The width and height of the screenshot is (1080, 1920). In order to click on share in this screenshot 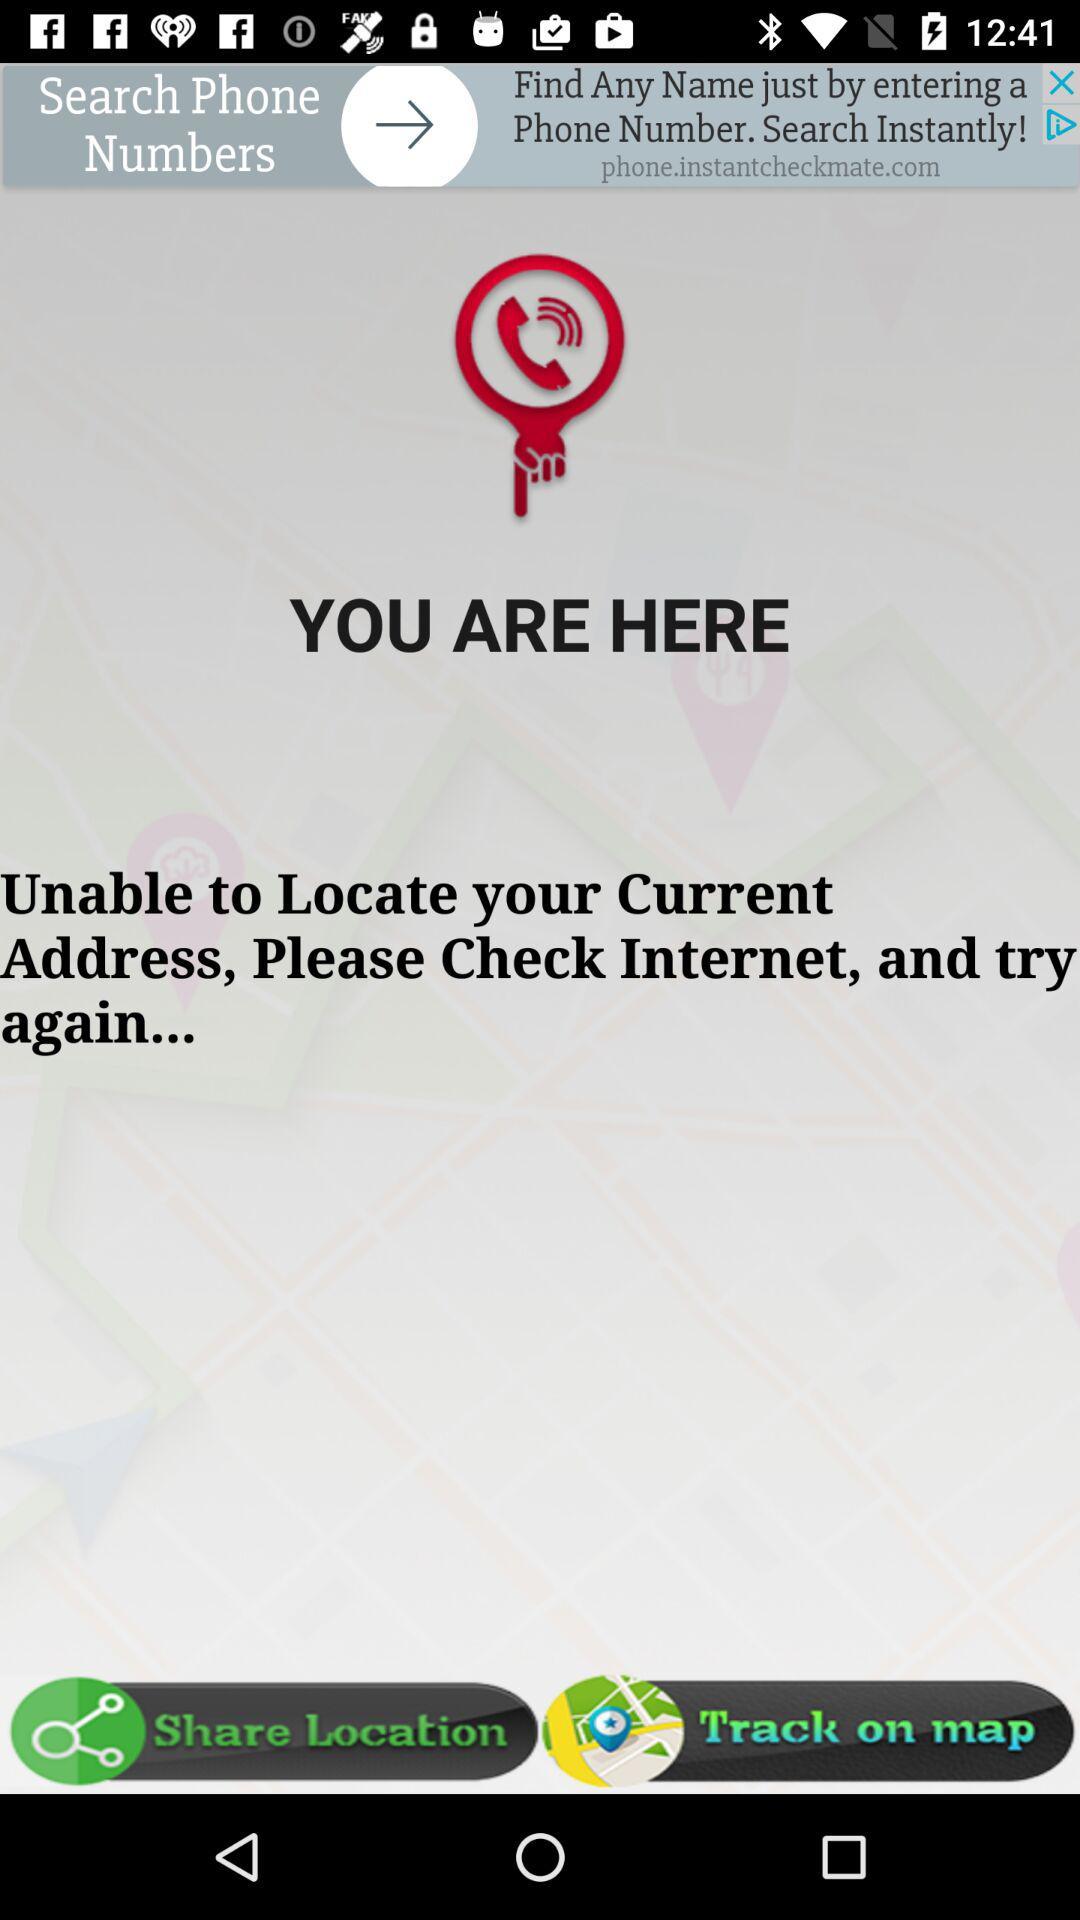, I will do `click(270, 1730)`.